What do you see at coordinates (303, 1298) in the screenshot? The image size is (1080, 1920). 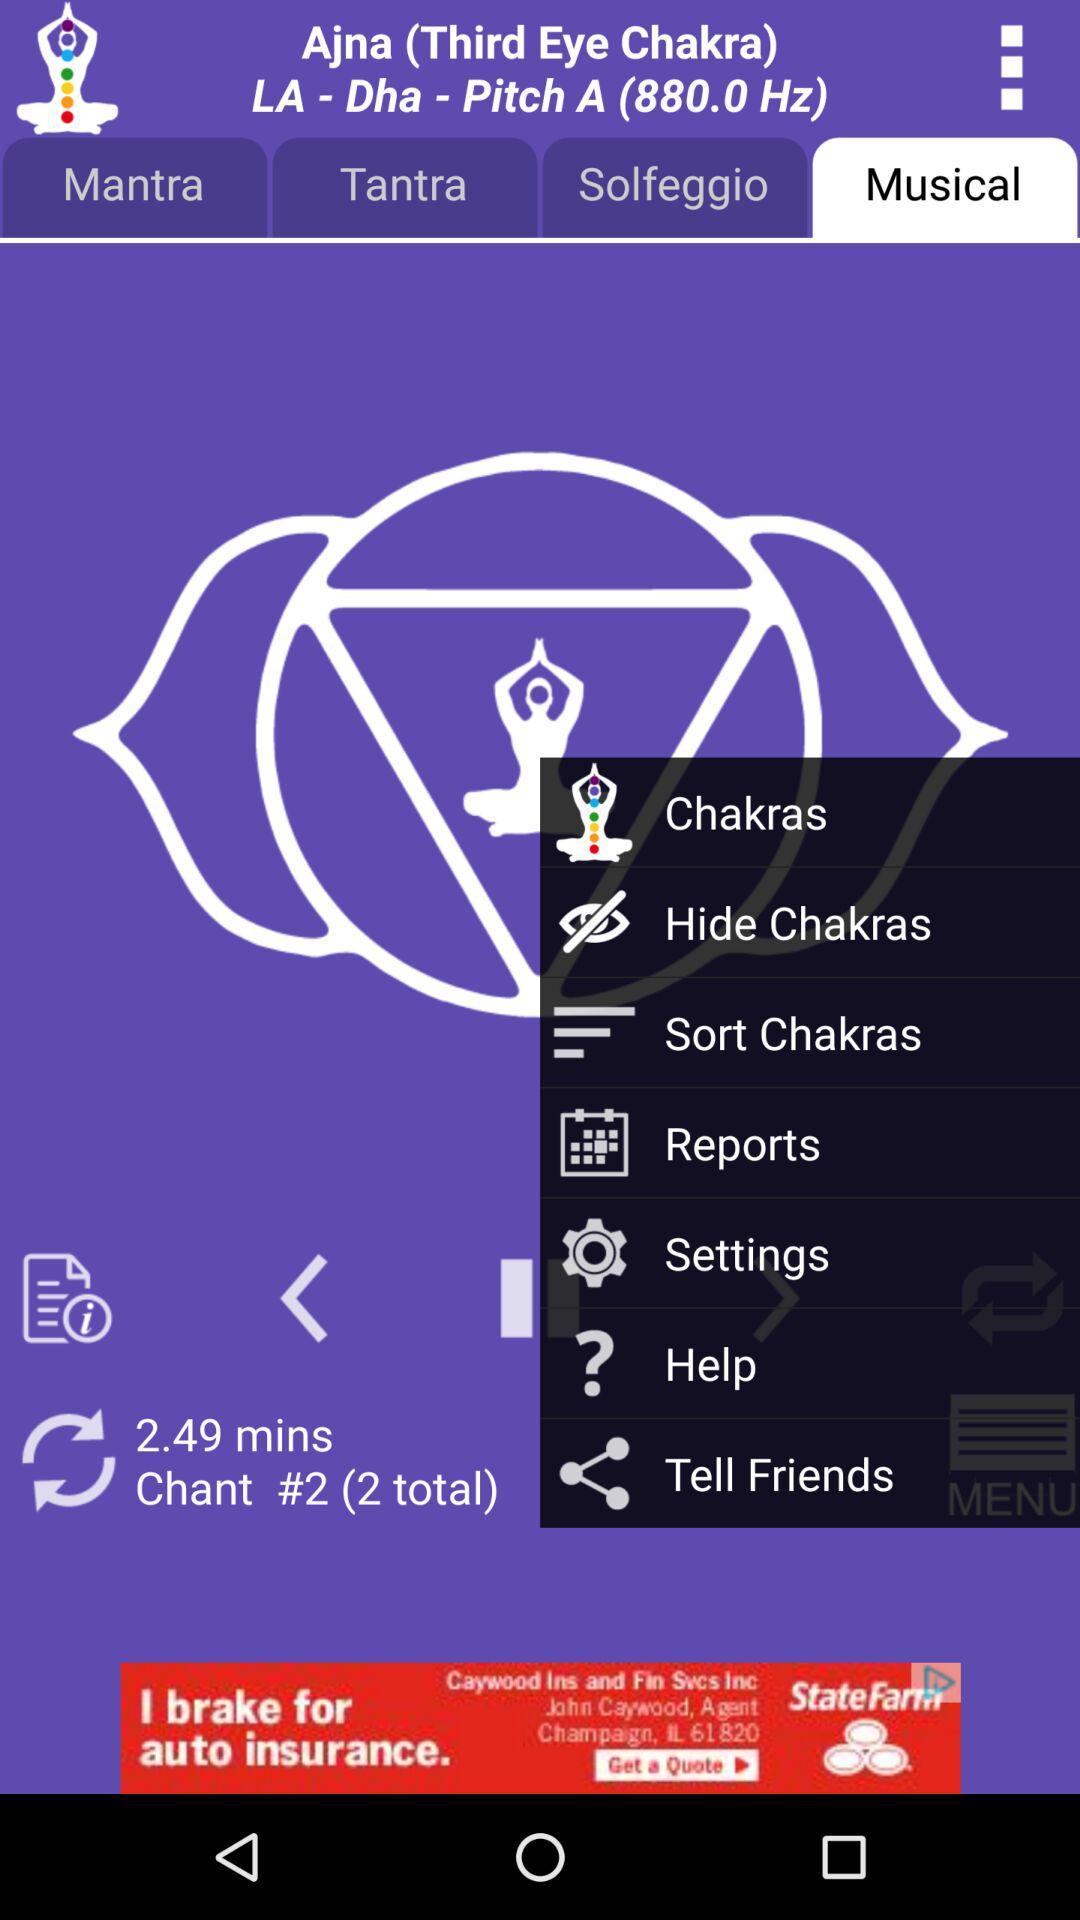 I see `go back` at bounding box center [303, 1298].